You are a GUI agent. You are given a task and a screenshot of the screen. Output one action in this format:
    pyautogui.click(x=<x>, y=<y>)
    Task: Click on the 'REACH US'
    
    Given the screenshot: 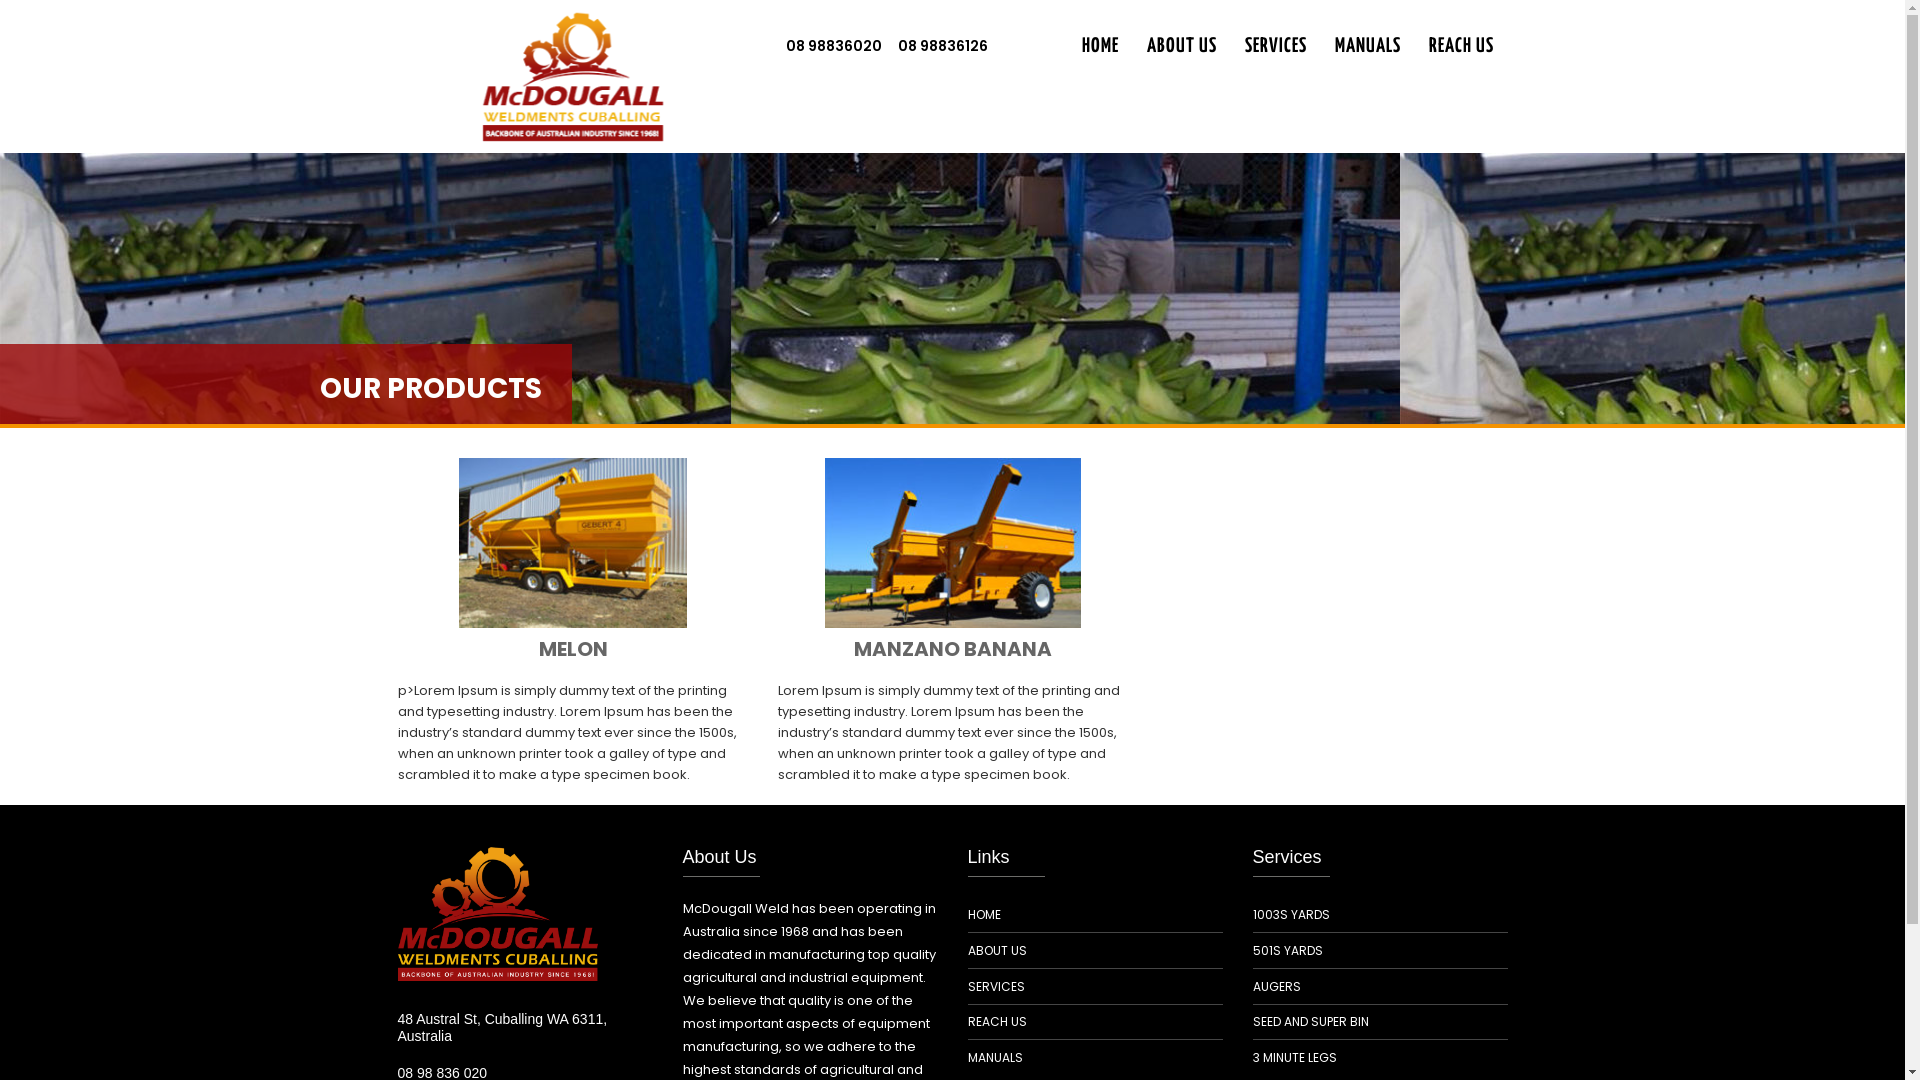 What is the action you would take?
    pyautogui.click(x=1460, y=46)
    